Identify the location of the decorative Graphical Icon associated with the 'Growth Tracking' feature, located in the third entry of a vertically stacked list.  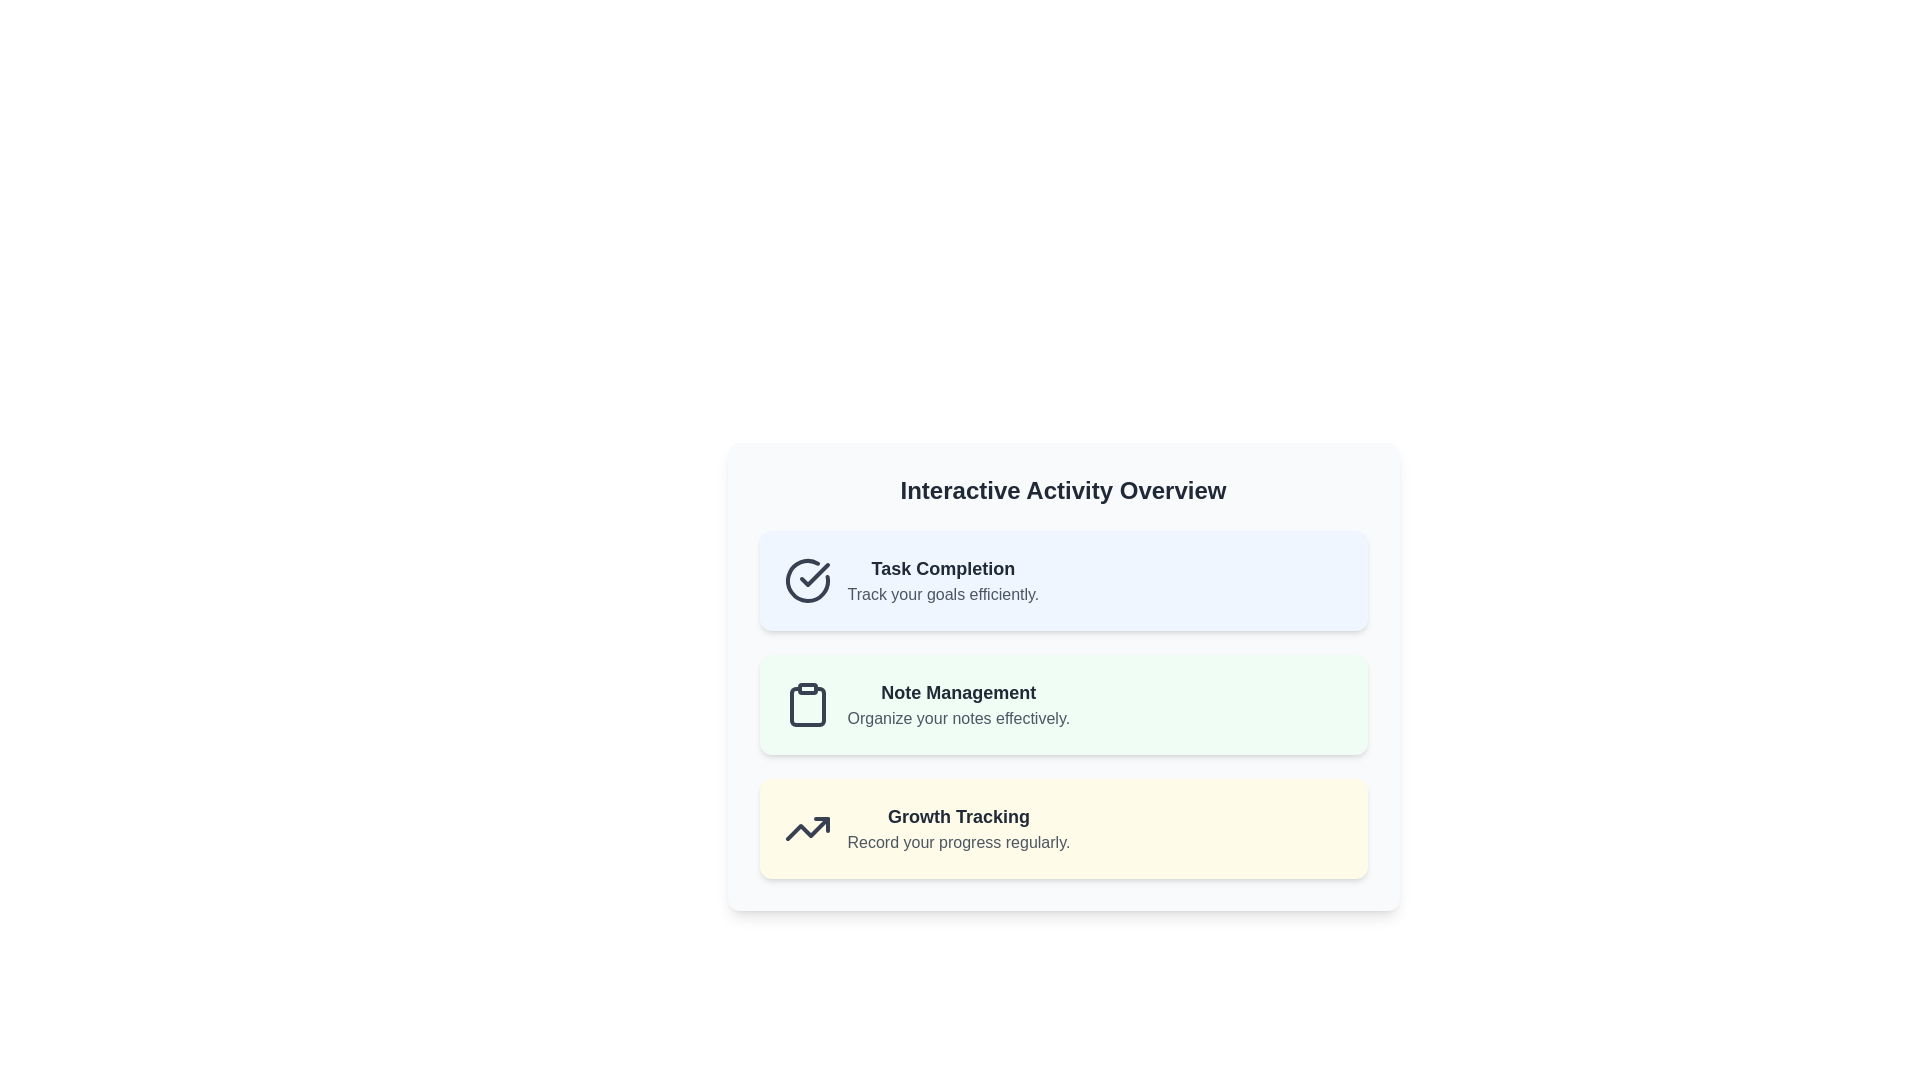
(807, 829).